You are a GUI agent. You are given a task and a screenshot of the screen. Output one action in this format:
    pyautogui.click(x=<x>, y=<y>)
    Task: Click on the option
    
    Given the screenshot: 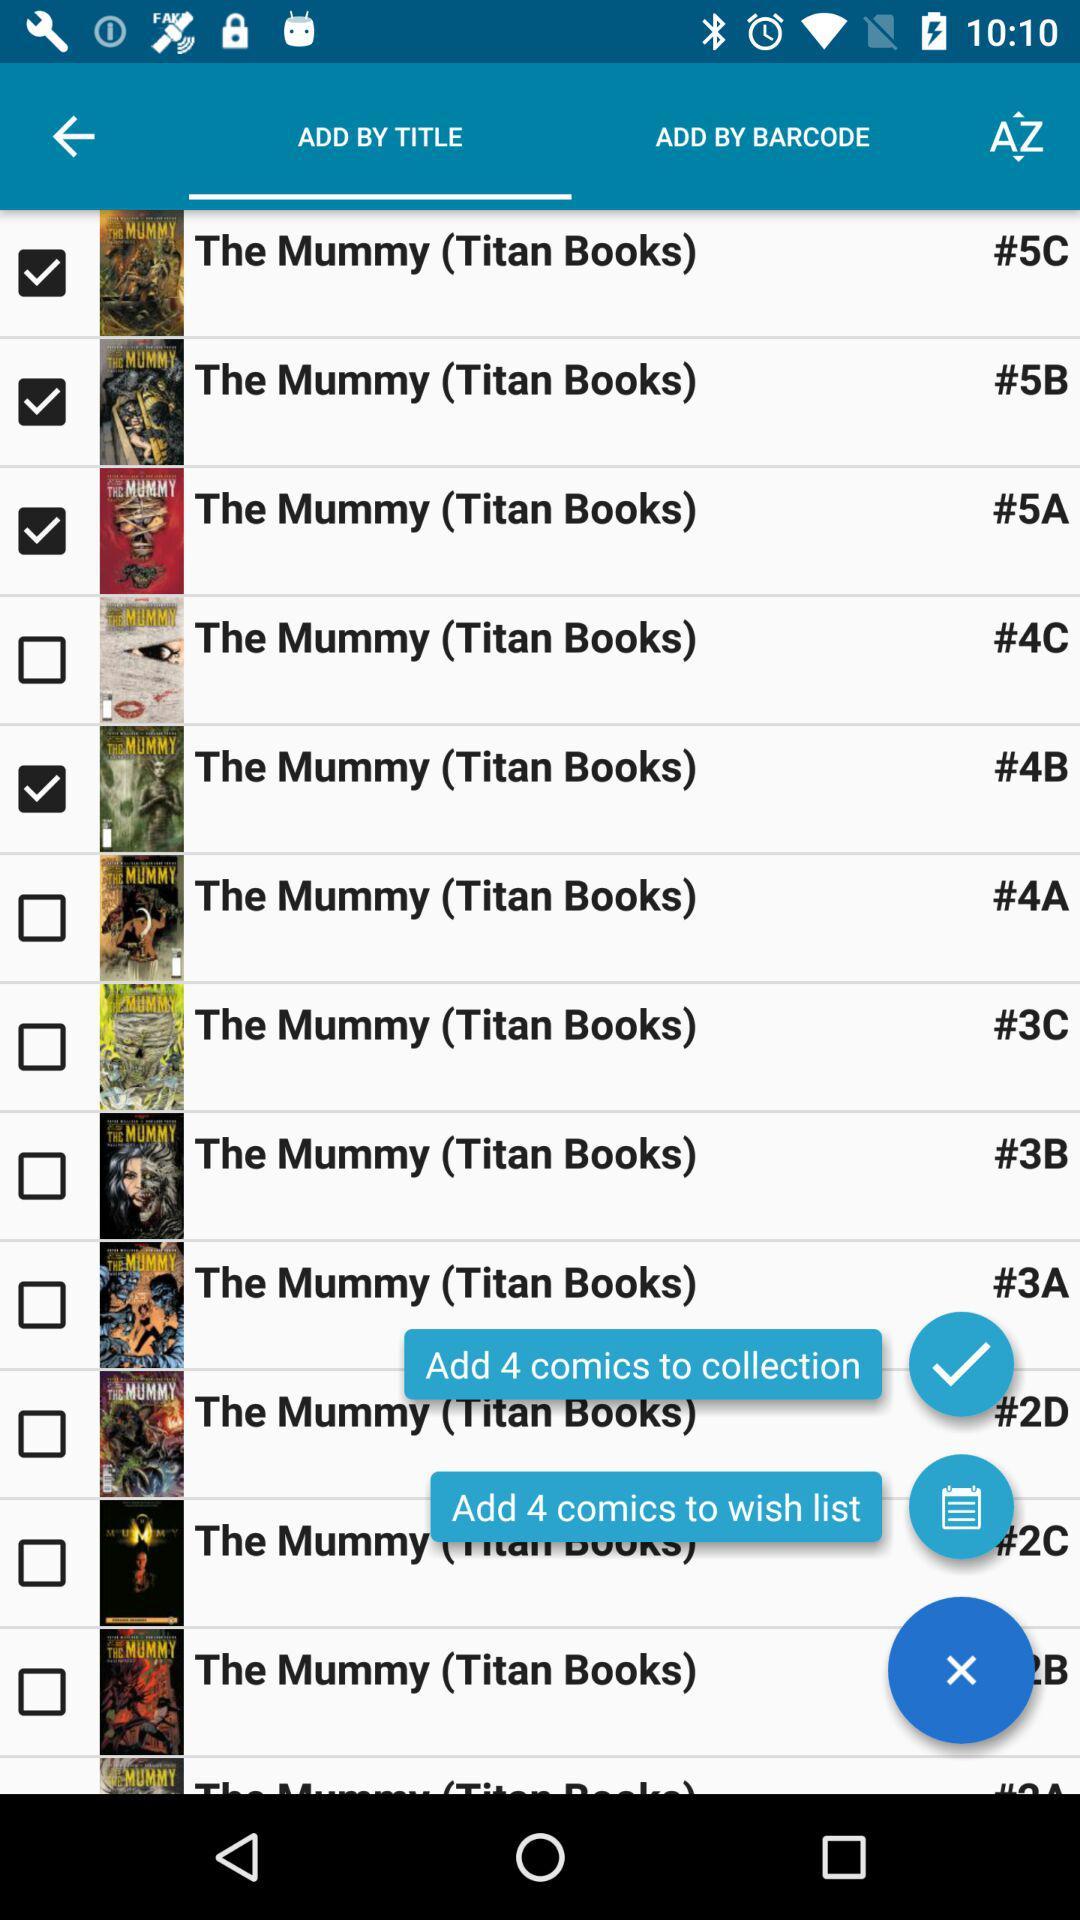 What is the action you would take?
    pyautogui.click(x=140, y=787)
    